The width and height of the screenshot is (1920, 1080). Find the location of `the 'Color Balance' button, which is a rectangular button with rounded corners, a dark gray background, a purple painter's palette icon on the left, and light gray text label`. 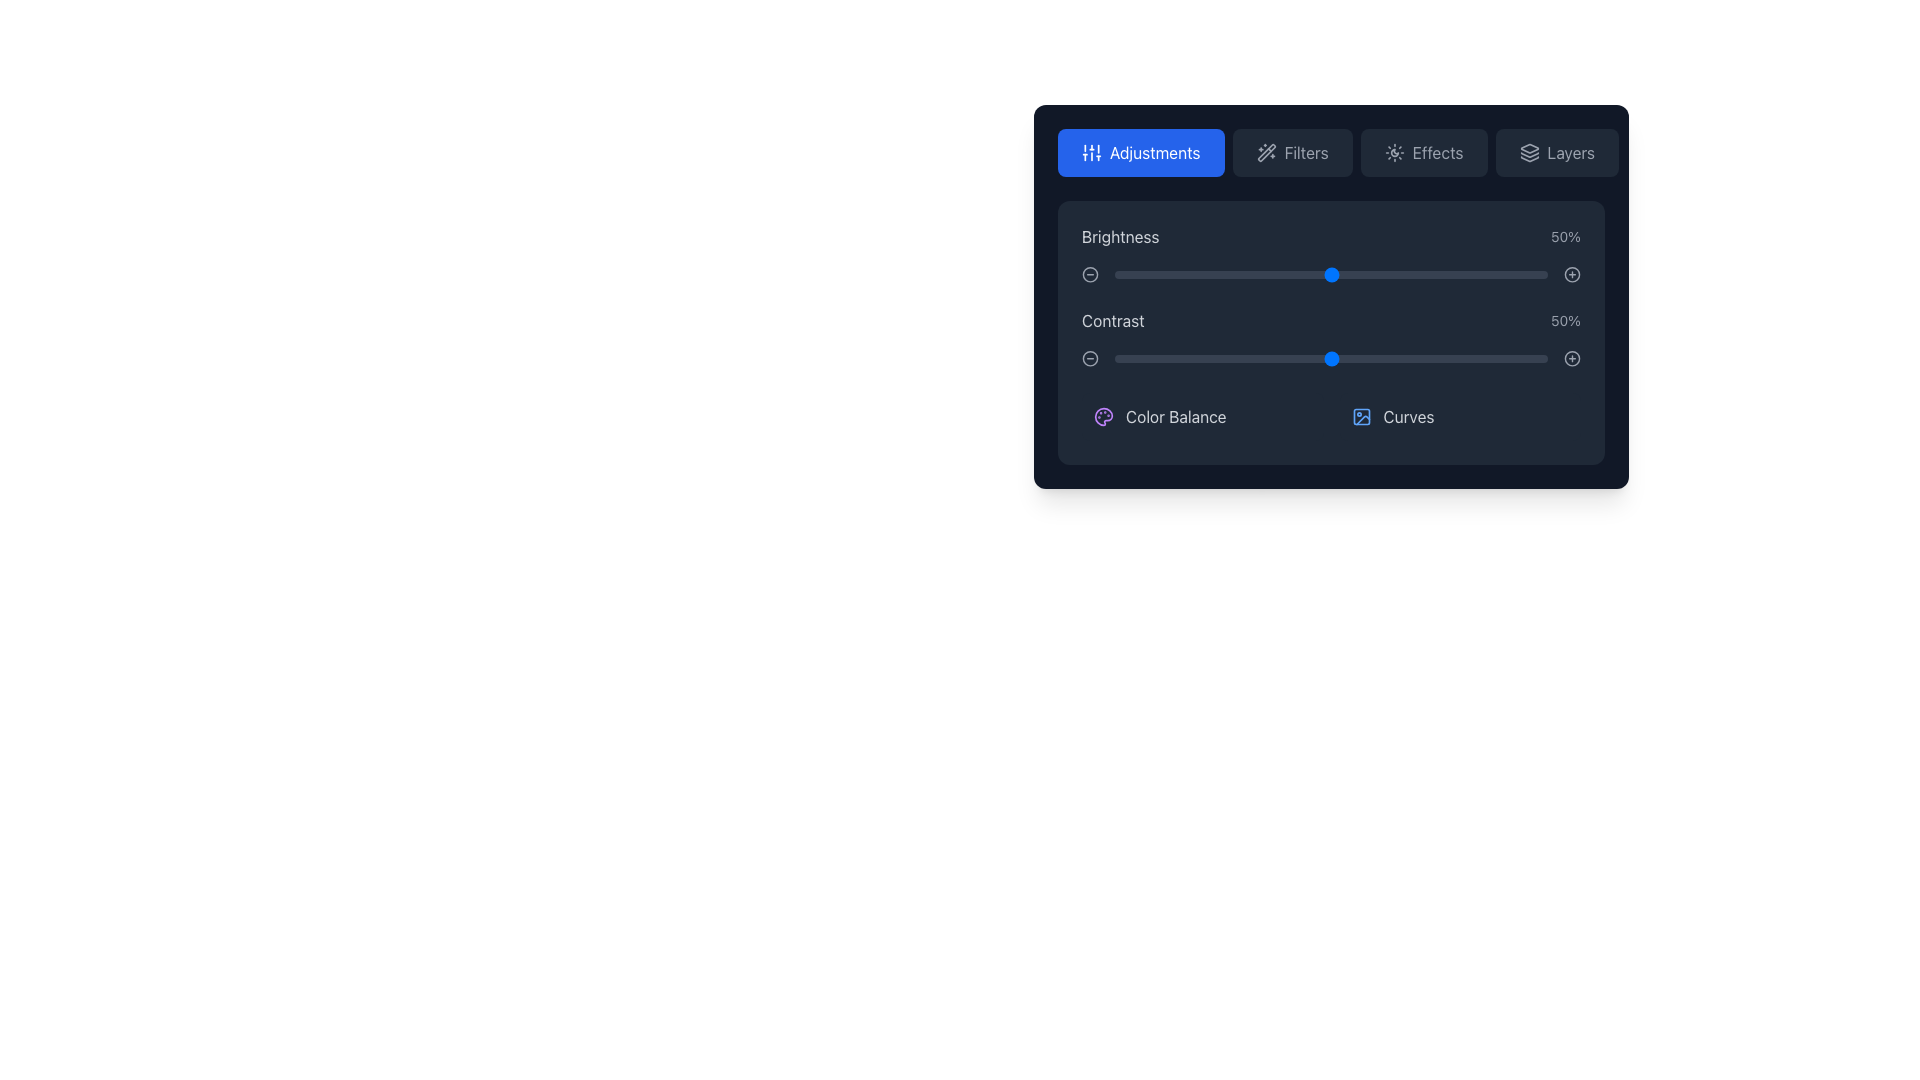

the 'Color Balance' button, which is a rectangular button with rounded corners, a dark gray background, a purple painter's palette icon on the left, and light gray text label is located at coordinates (1201, 415).